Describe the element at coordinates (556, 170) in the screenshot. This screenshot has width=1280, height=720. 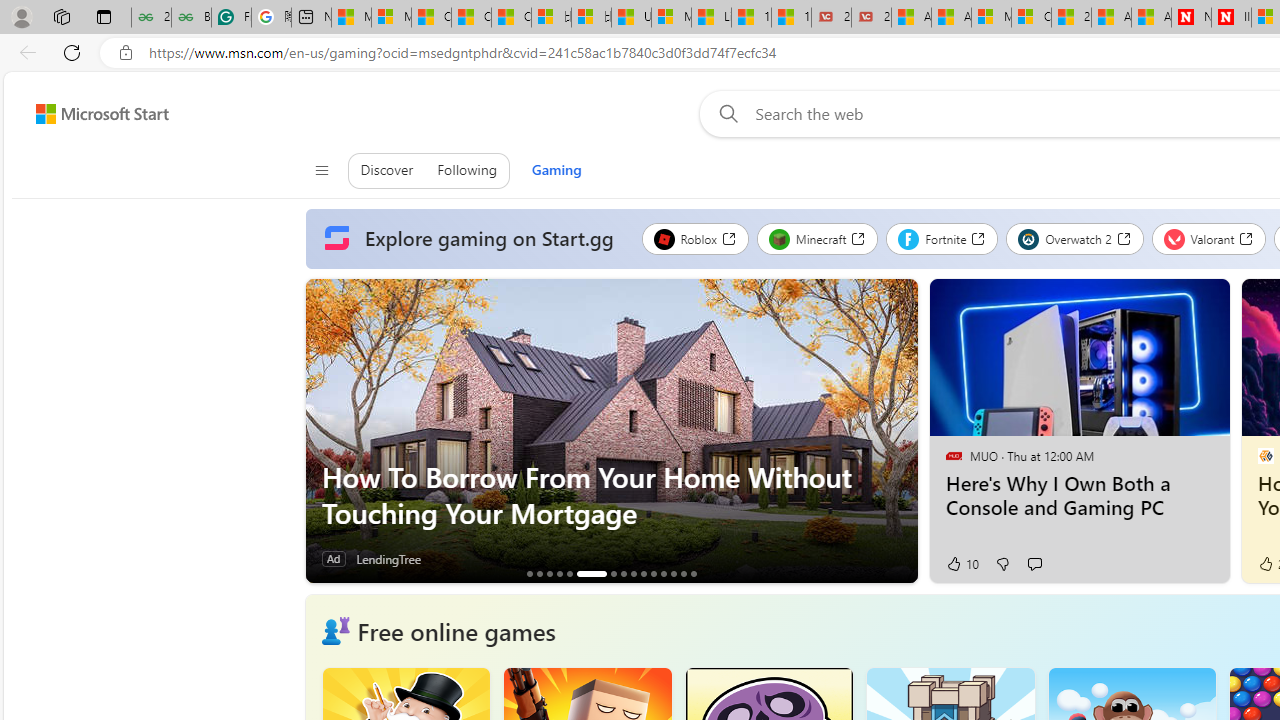
I see `'Gaming'` at that location.